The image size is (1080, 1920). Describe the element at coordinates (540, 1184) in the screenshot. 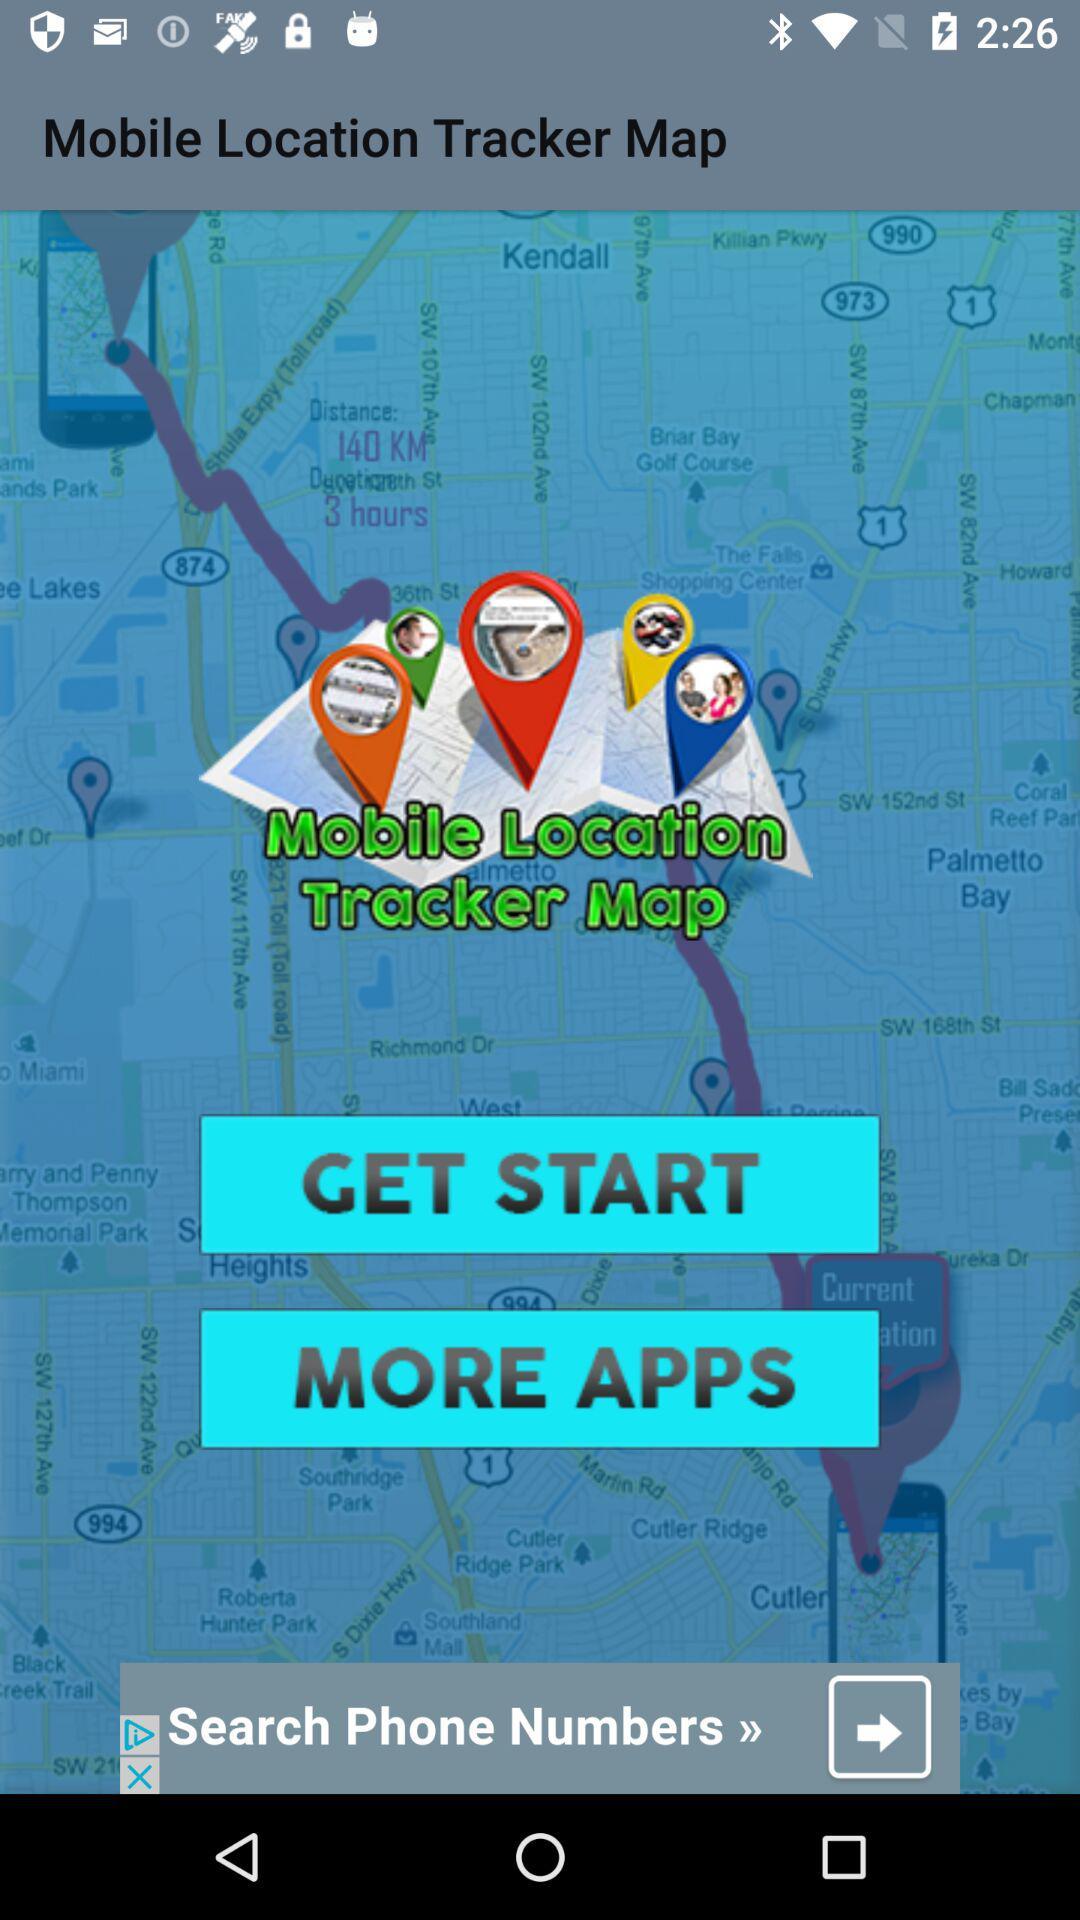

I see `start game` at that location.